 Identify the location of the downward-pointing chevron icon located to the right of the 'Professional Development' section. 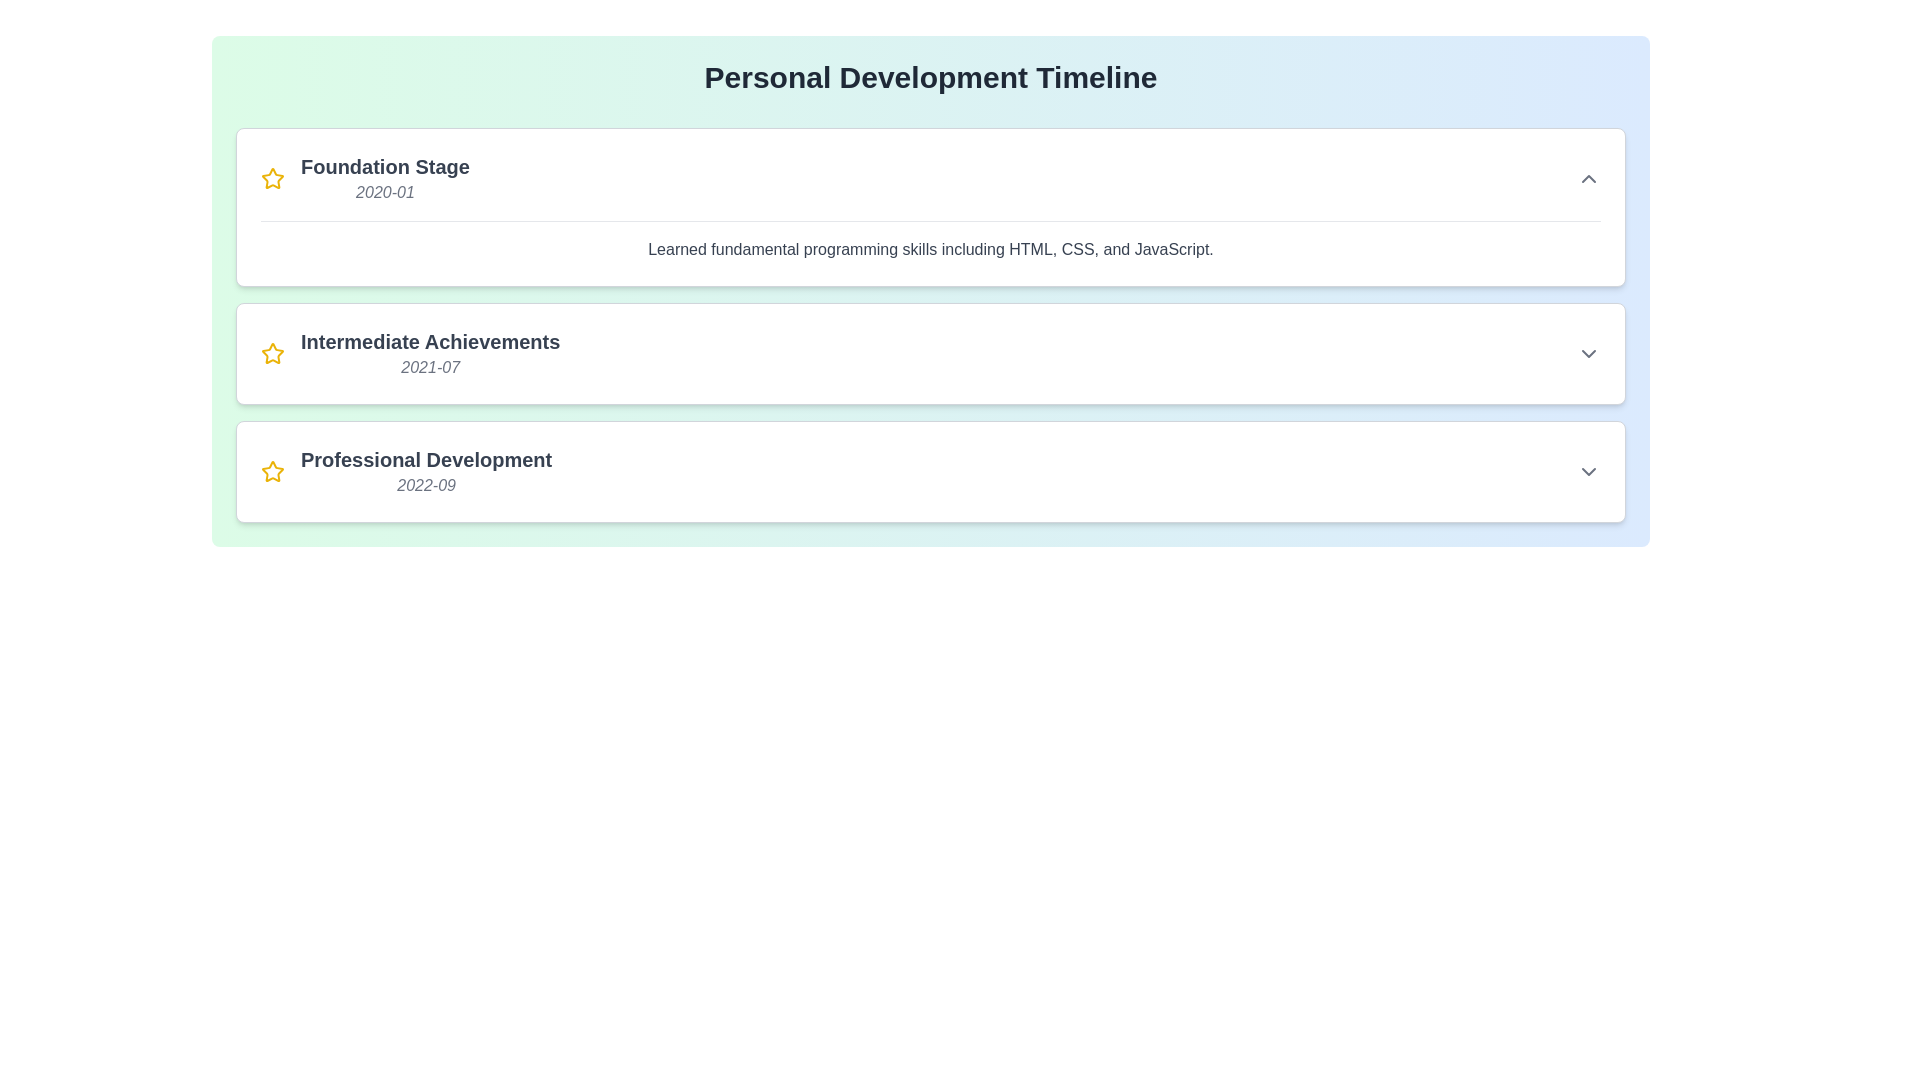
(1587, 471).